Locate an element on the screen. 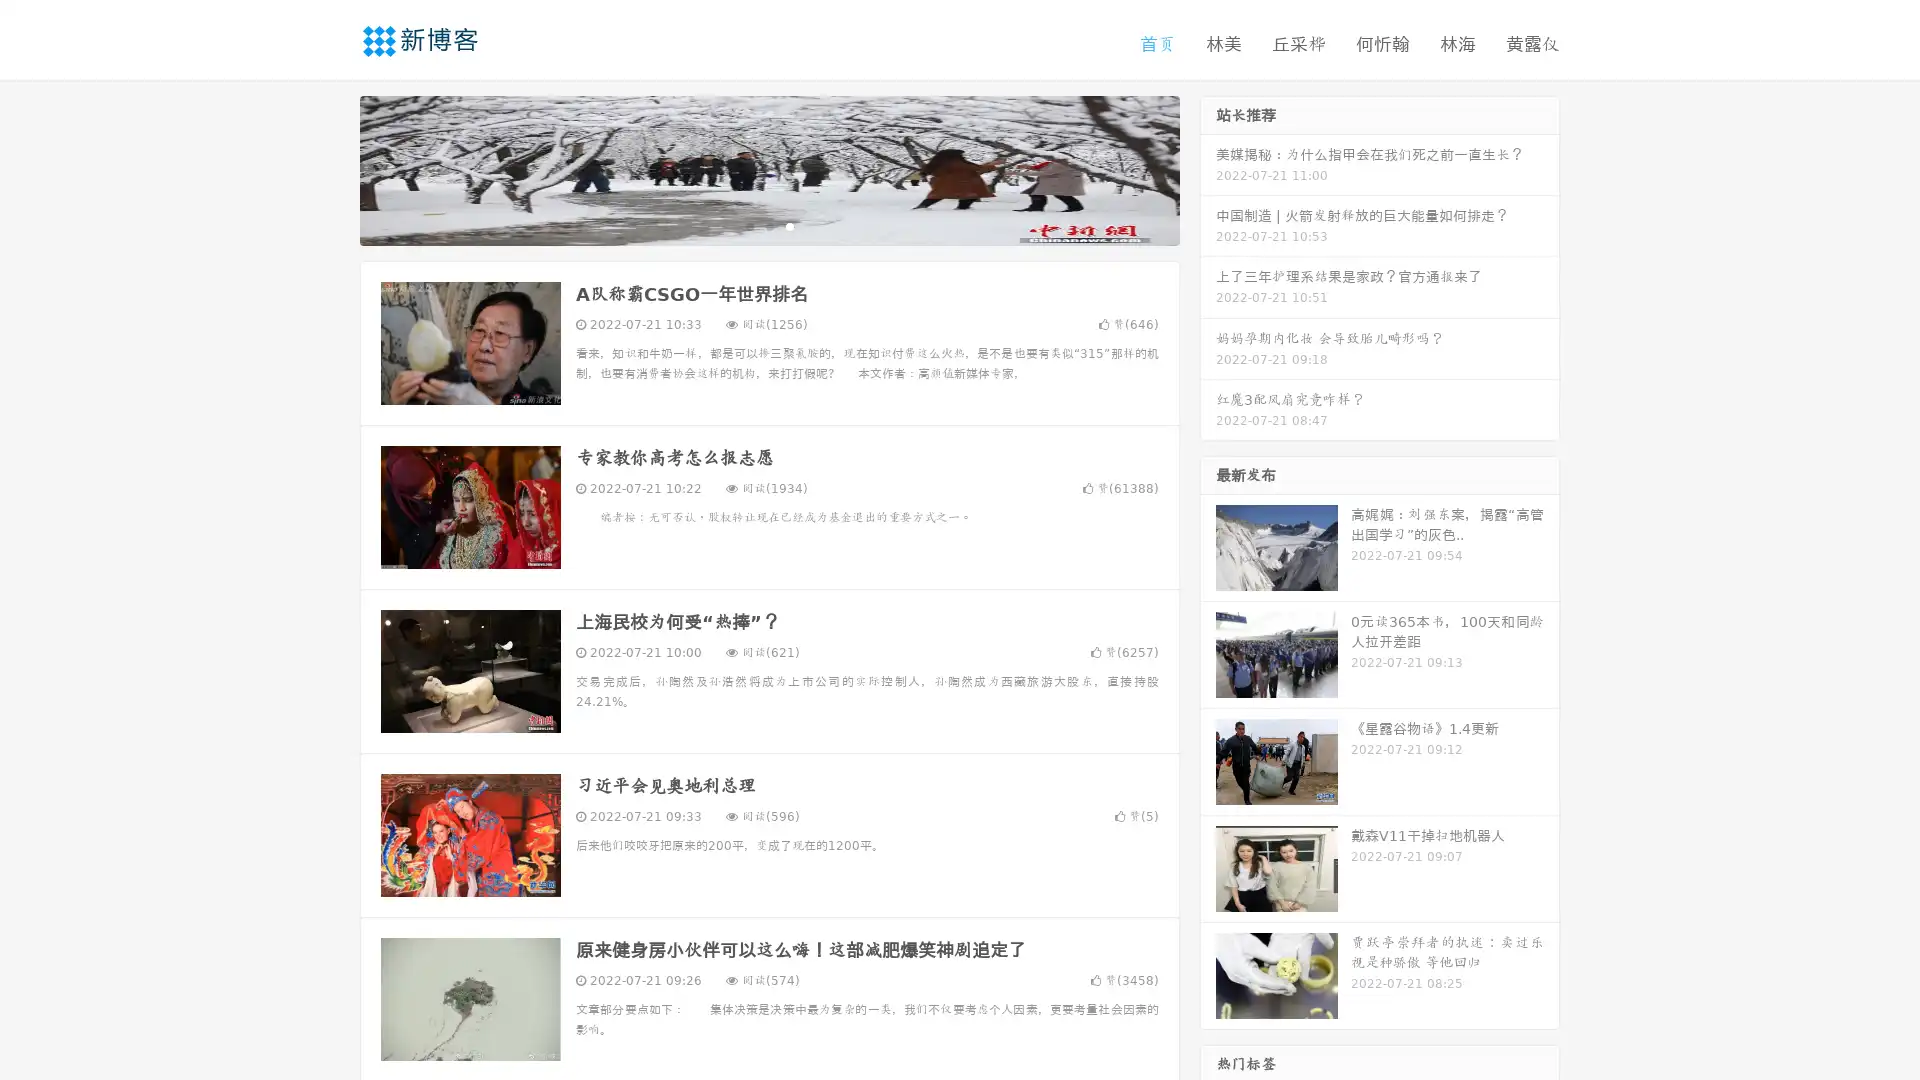 This screenshot has width=1920, height=1080. Go to slide 1 is located at coordinates (748, 225).